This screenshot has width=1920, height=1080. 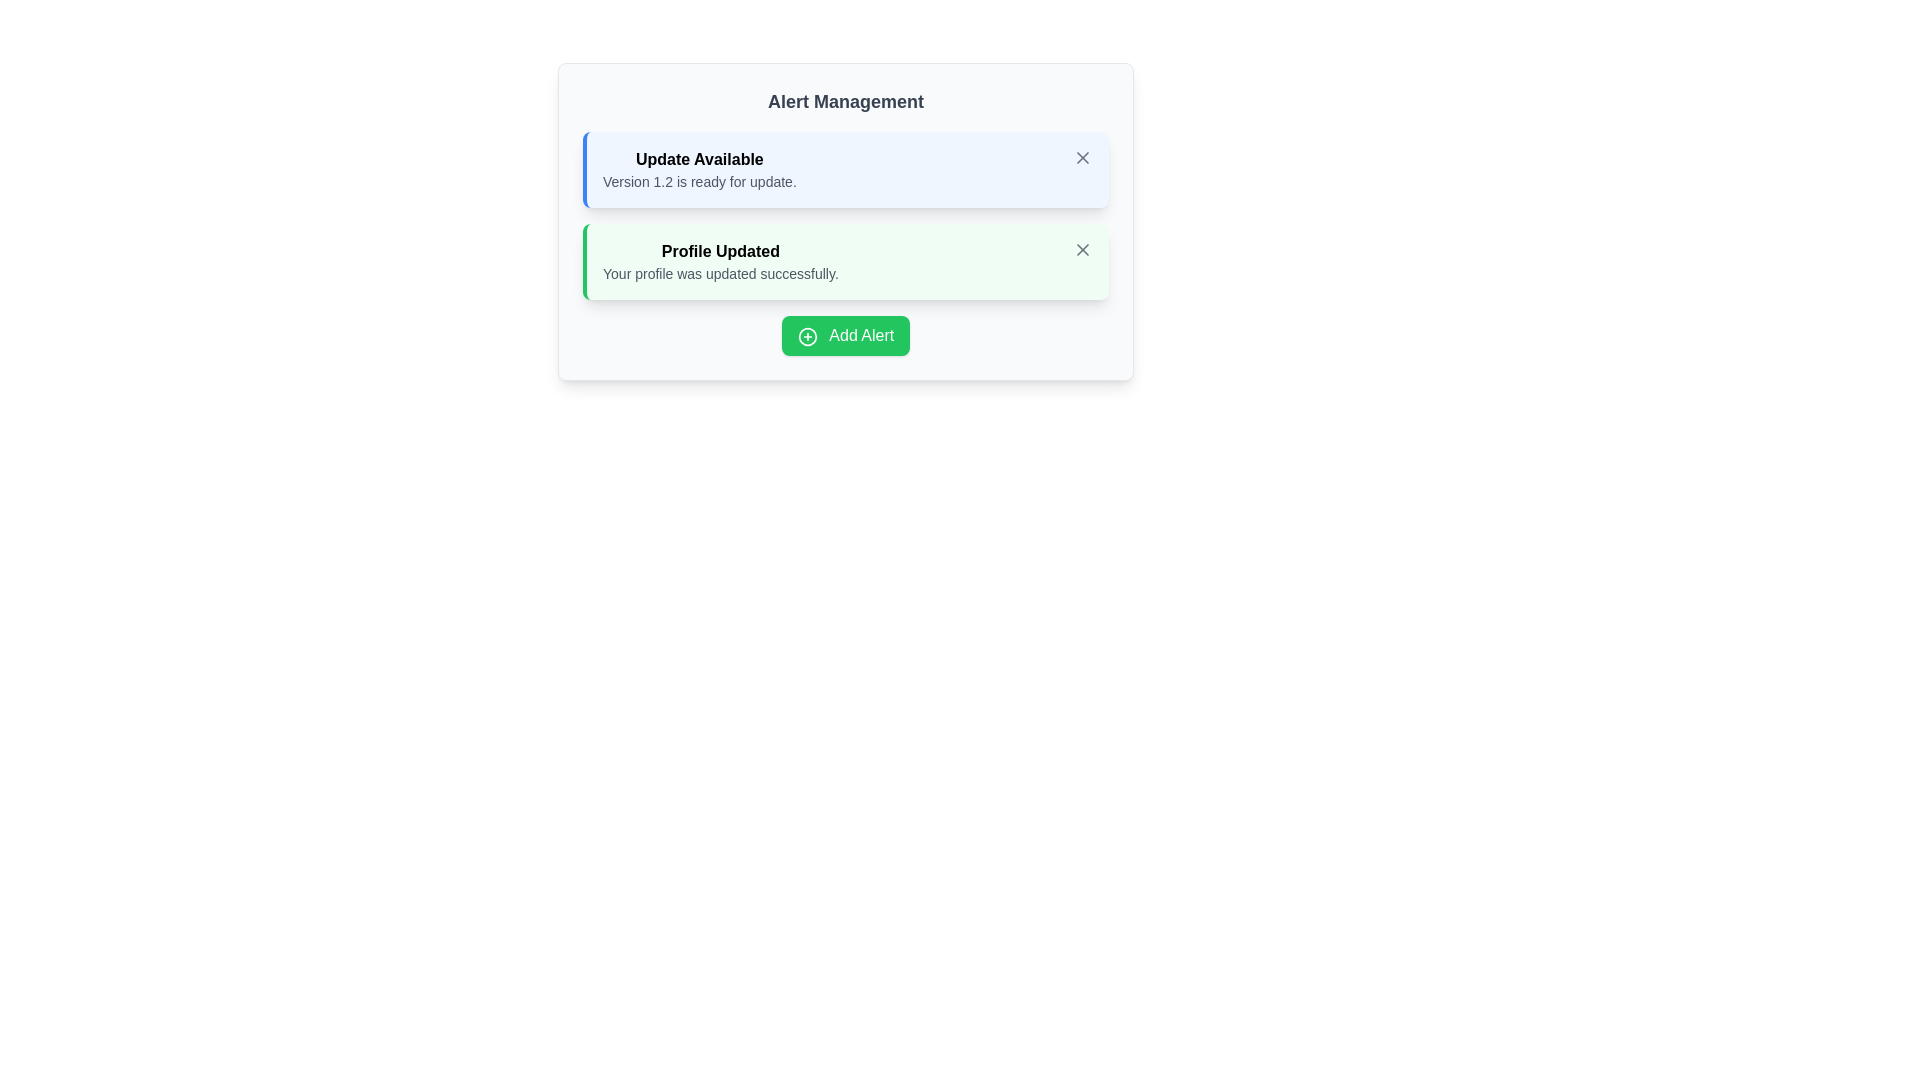 I want to click on the close icon in the top-right corner of the 'Update Available' notification card, so click(x=1082, y=157).